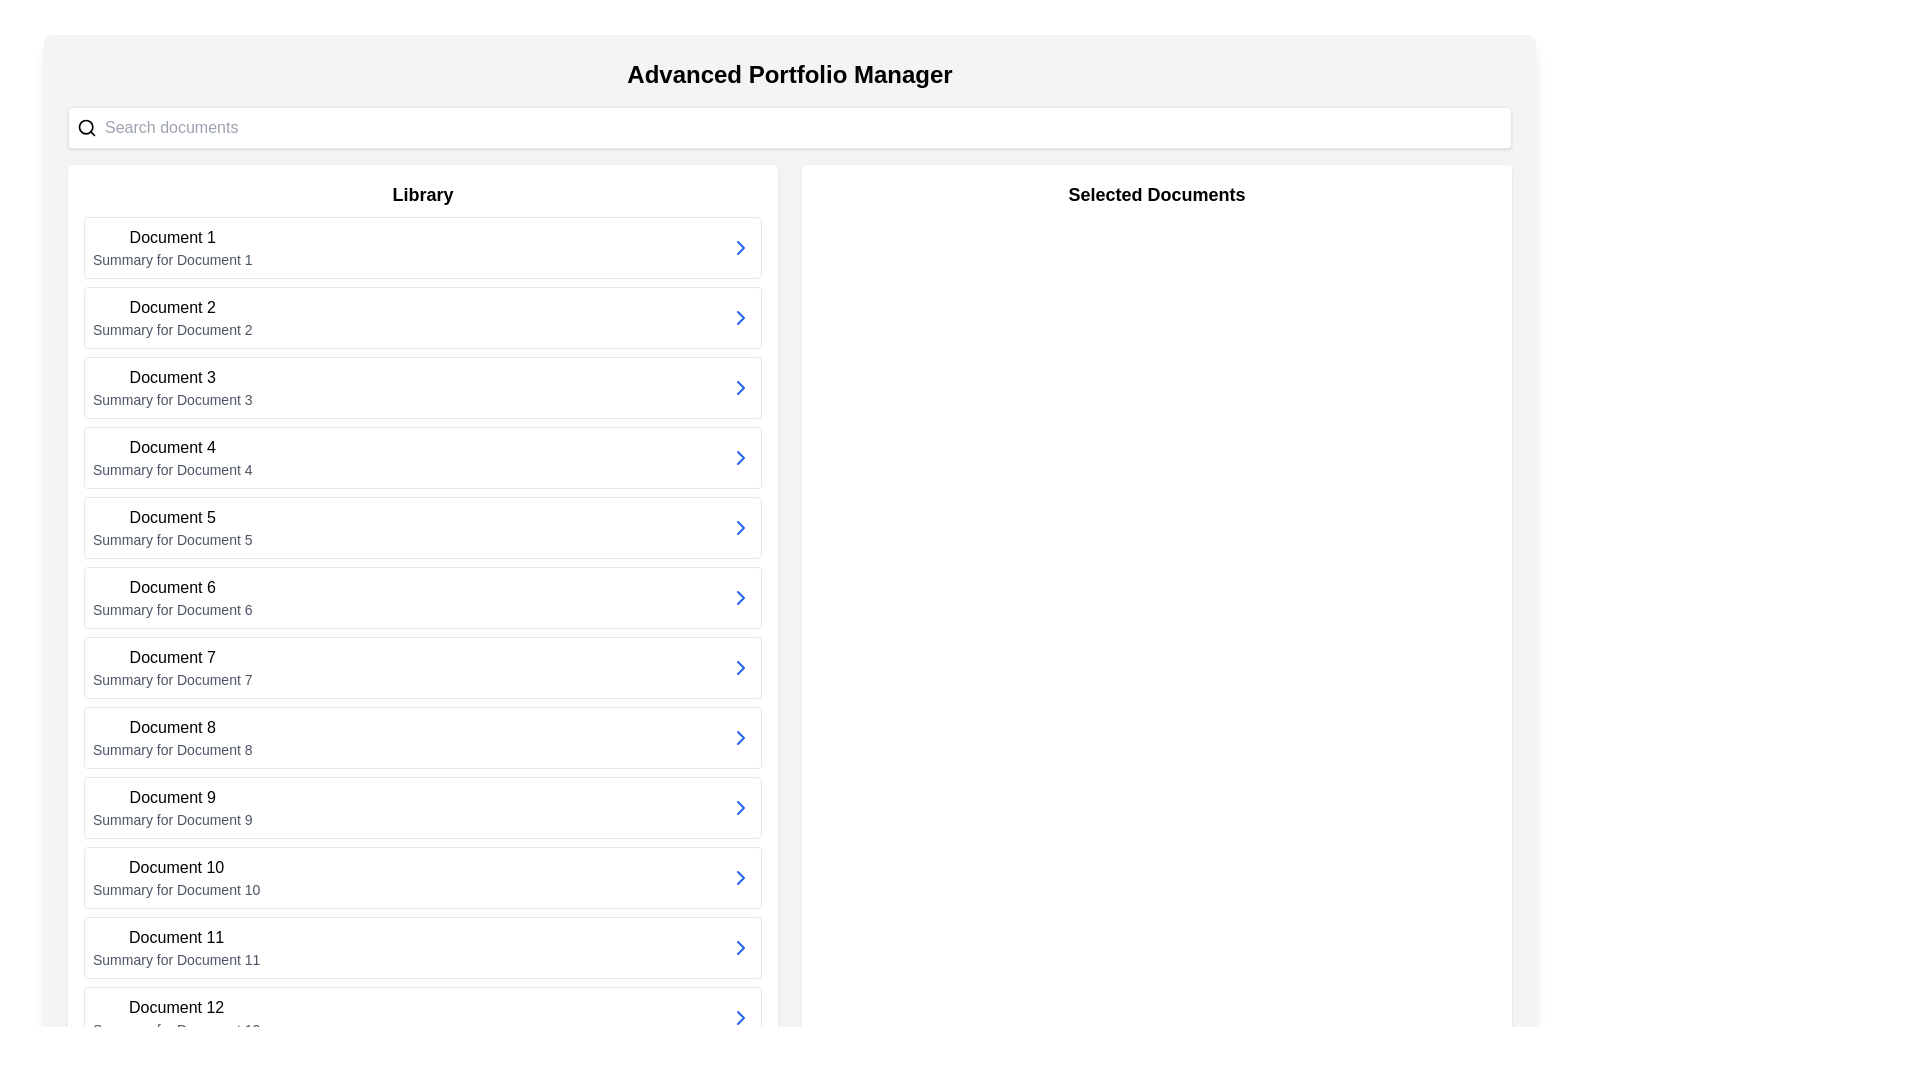  What do you see at coordinates (172, 378) in the screenshot?
I see `the text label titled 'Document 3', which serves as the header for its associated content in the Library section` at bounding box center [172, 378].